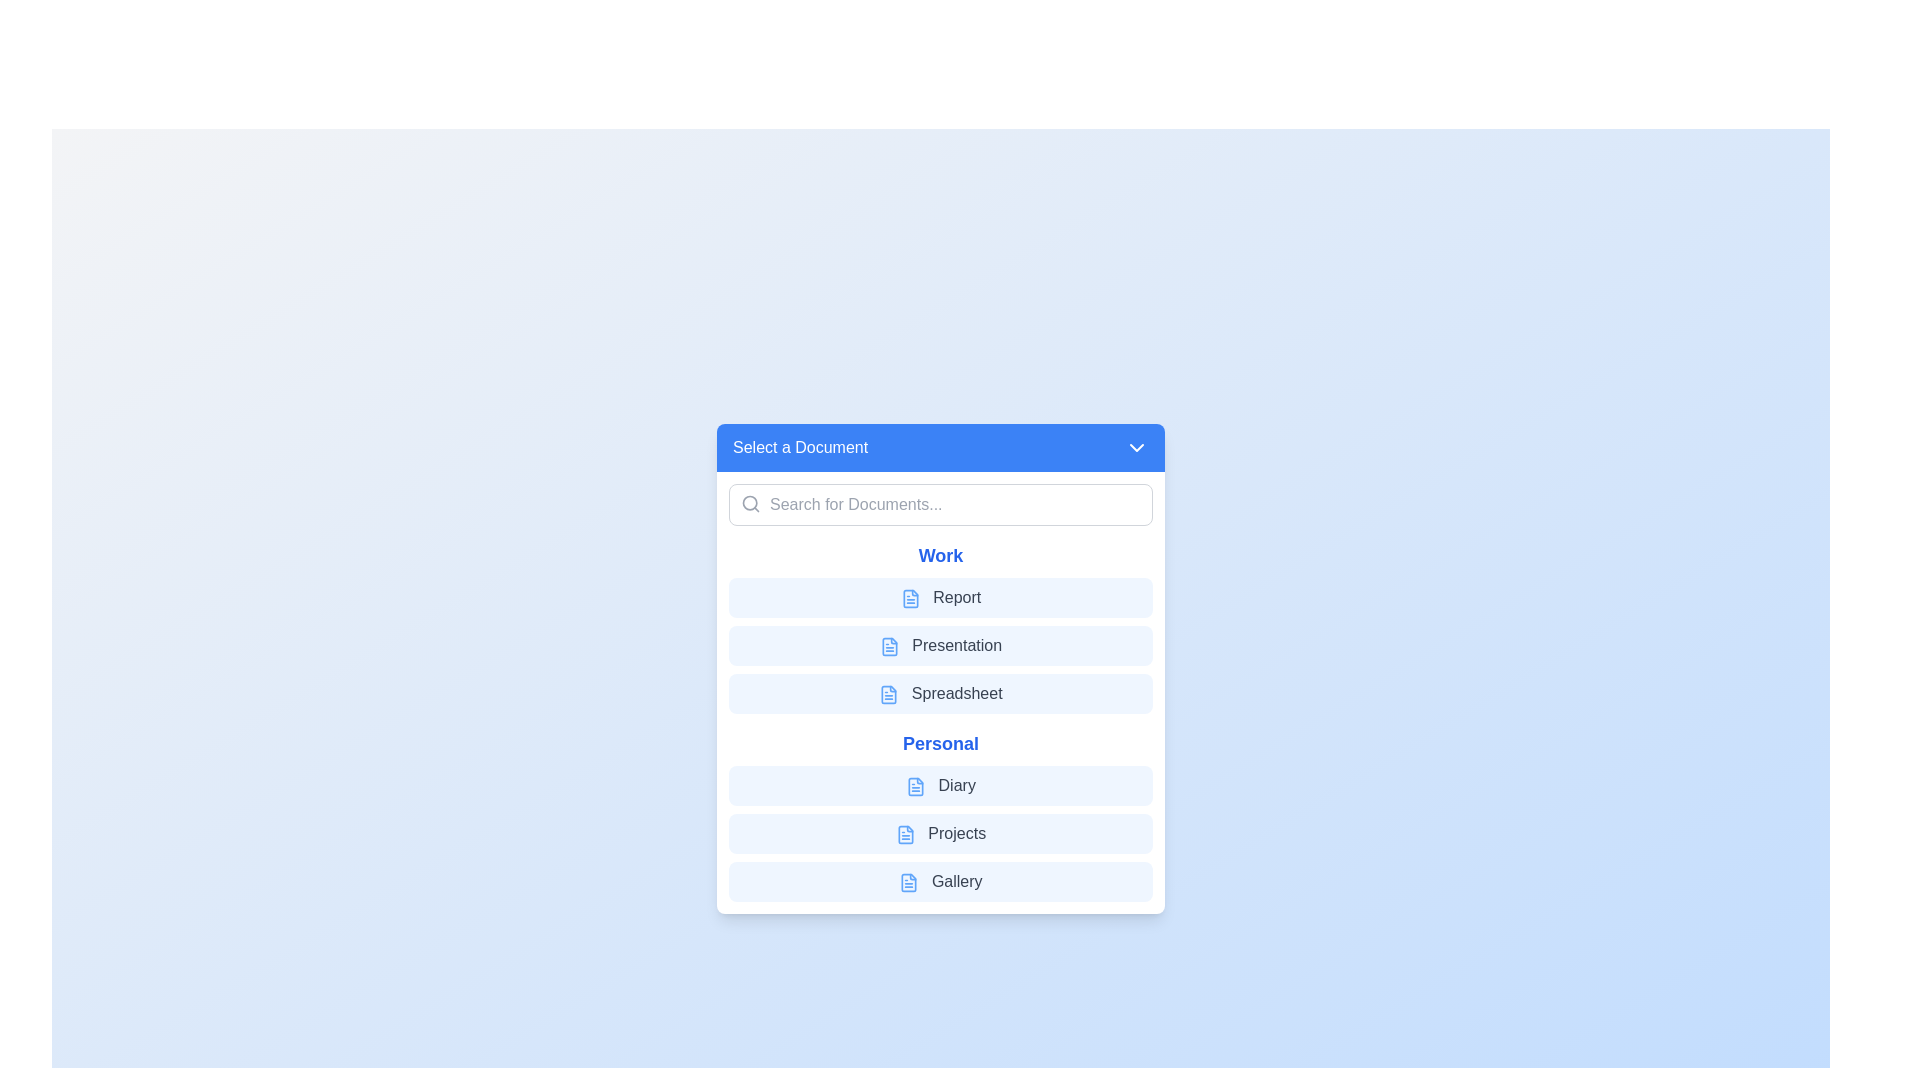 The width and height of the screenshot is (1920, 1080). I want to click on the 'Presentation' button, which is the second item under the 'Work' heading, so click(939, 645).